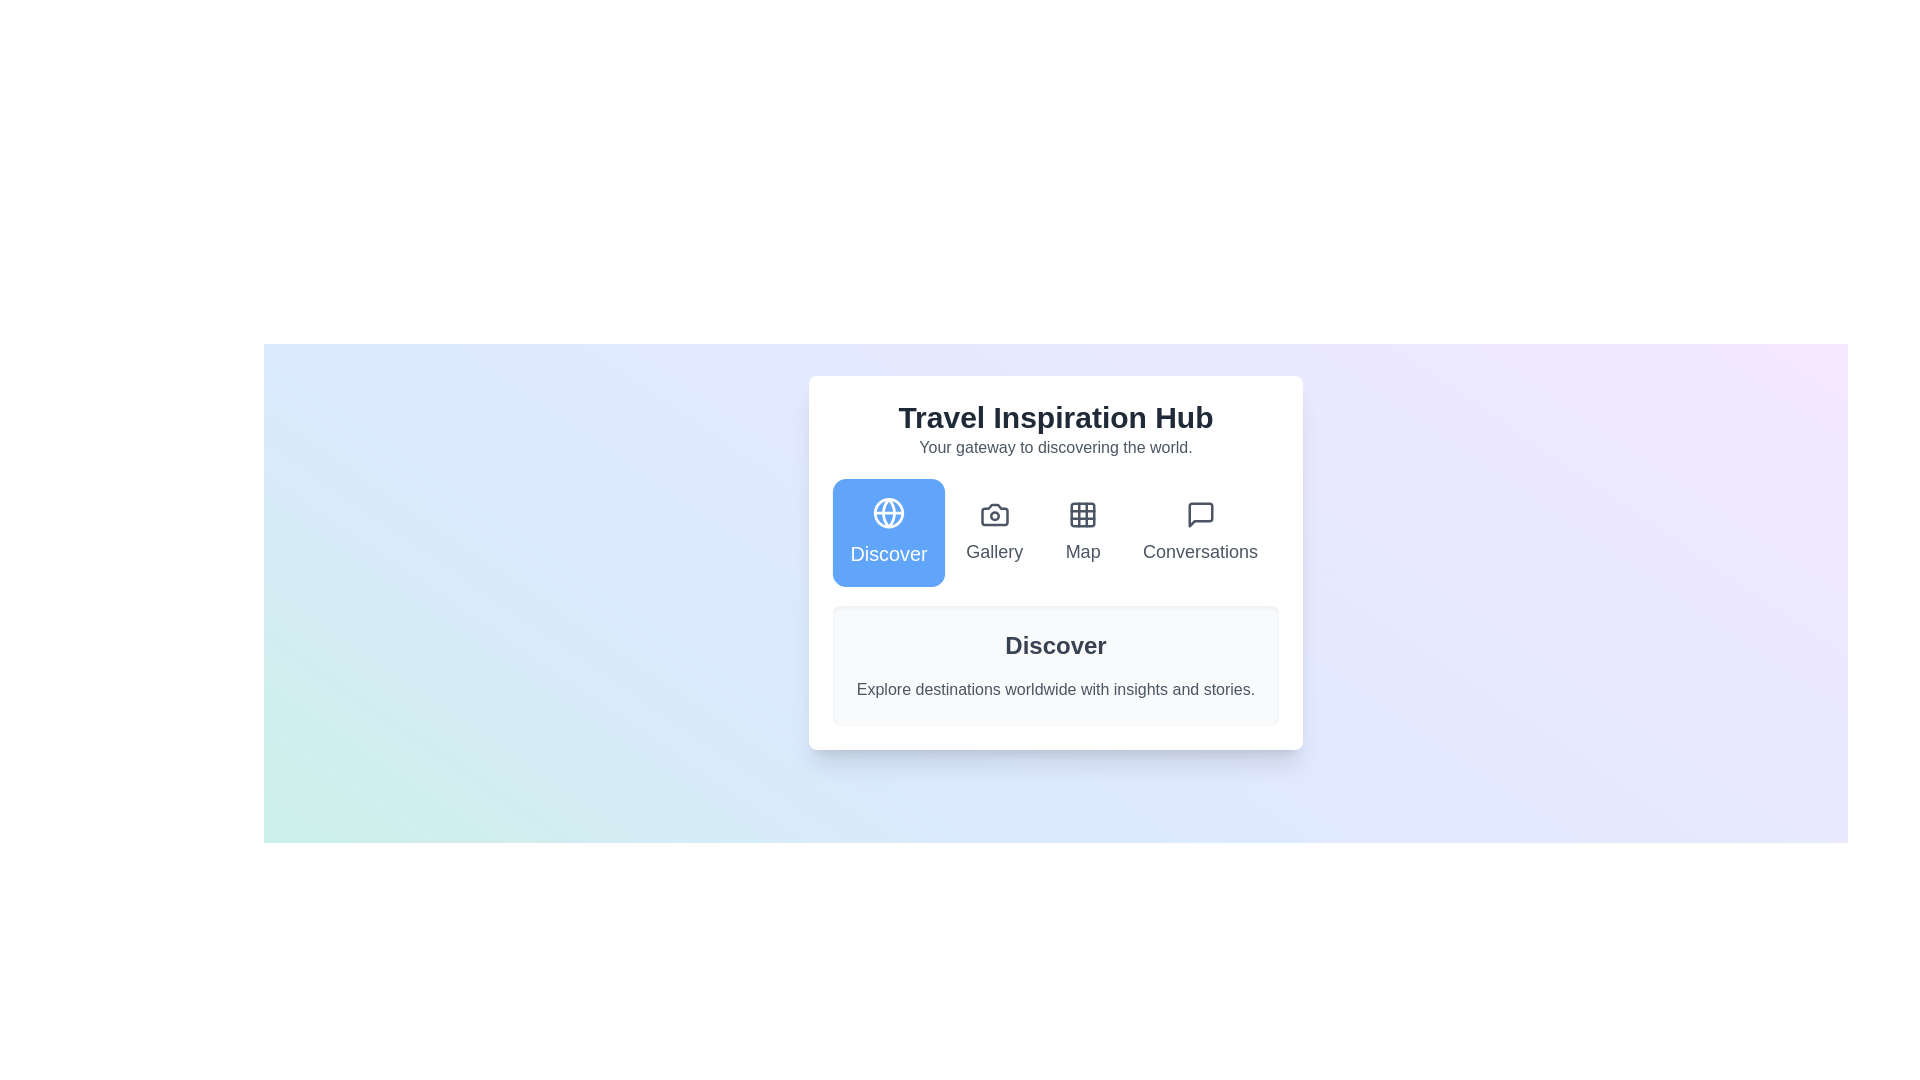 The image size is (1920, 1080). What do you see at coordinates (1200, 551) in the screenshot?
I see `the 'Conversations' textual label, which is styled with gray color and positioned below the speech bubble icon in the navigation row` at bounding box center [1200, 551].